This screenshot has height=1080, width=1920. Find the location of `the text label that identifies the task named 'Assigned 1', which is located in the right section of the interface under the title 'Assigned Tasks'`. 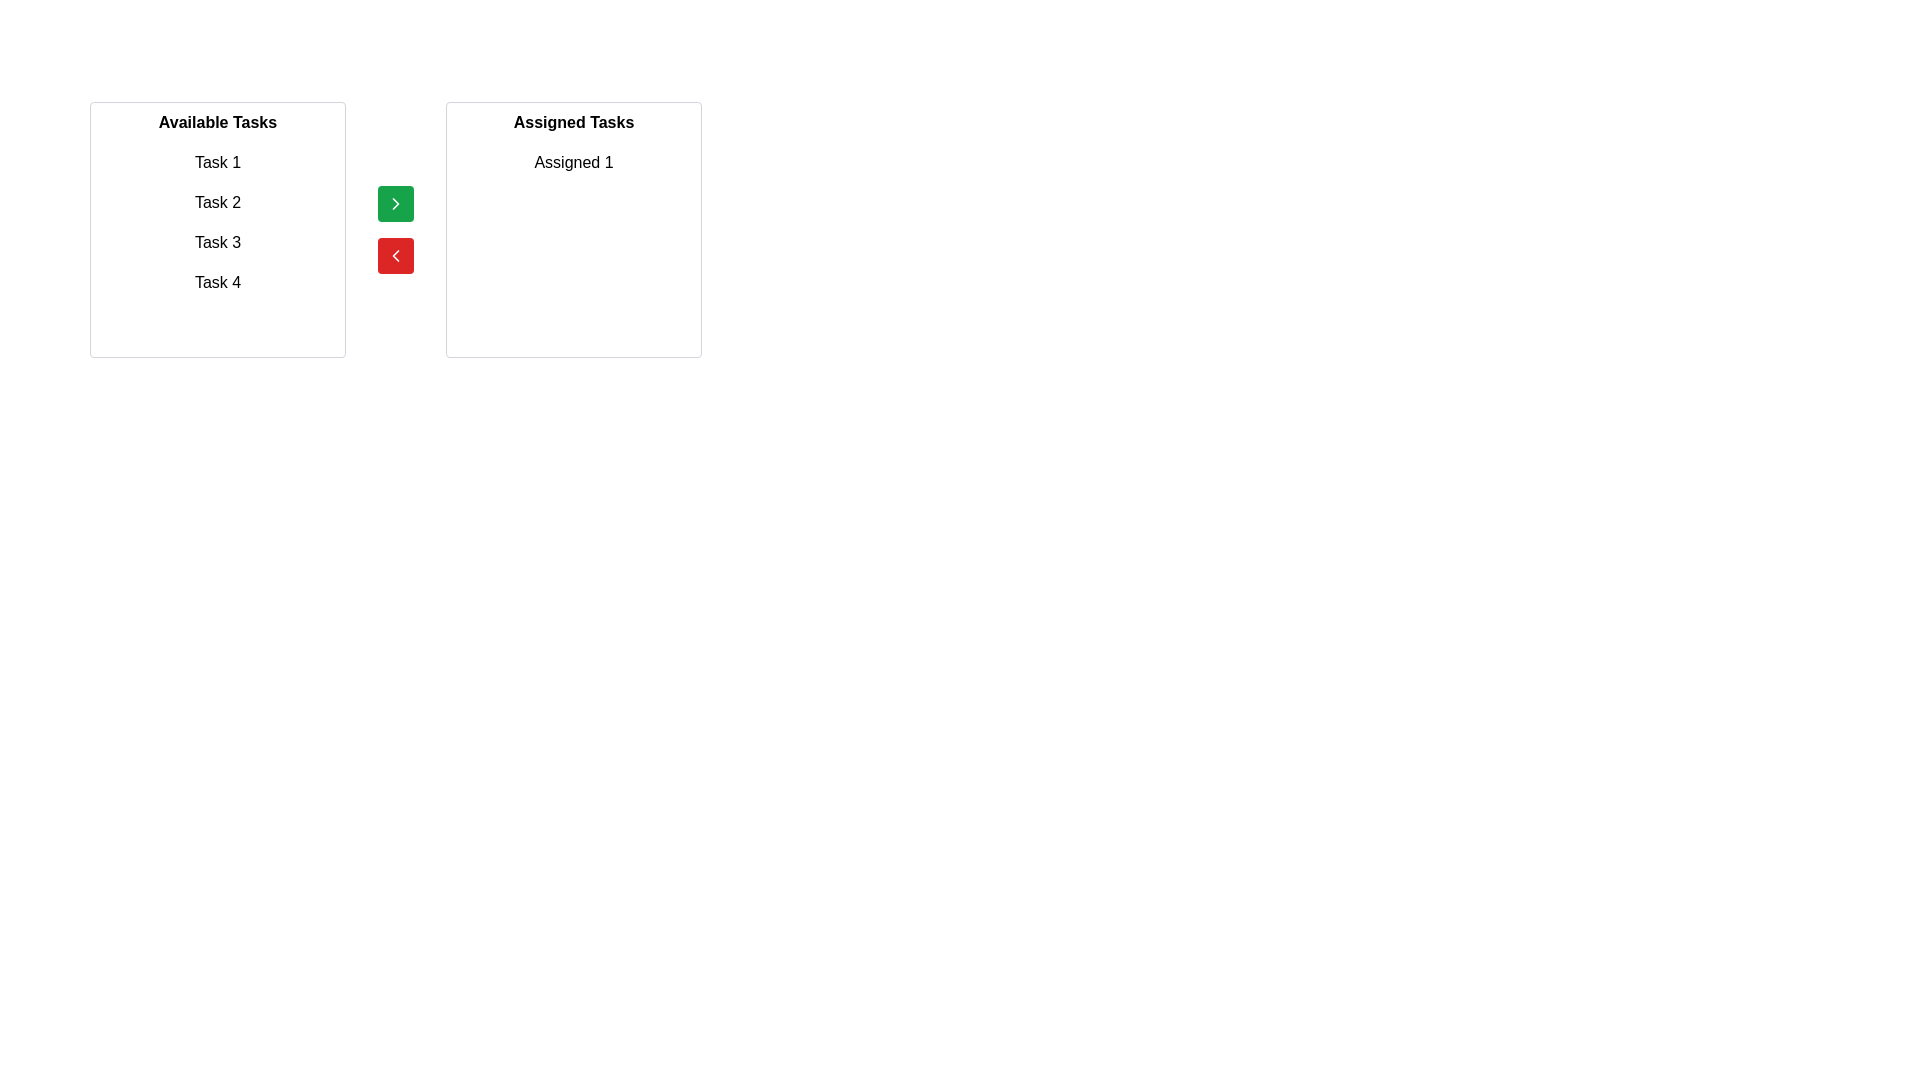

the text label that identifies the task named 'Assigned 1', which is located in the right section of the interface under the title 'Assigned Tasks' is located at coordinates (573, 161).